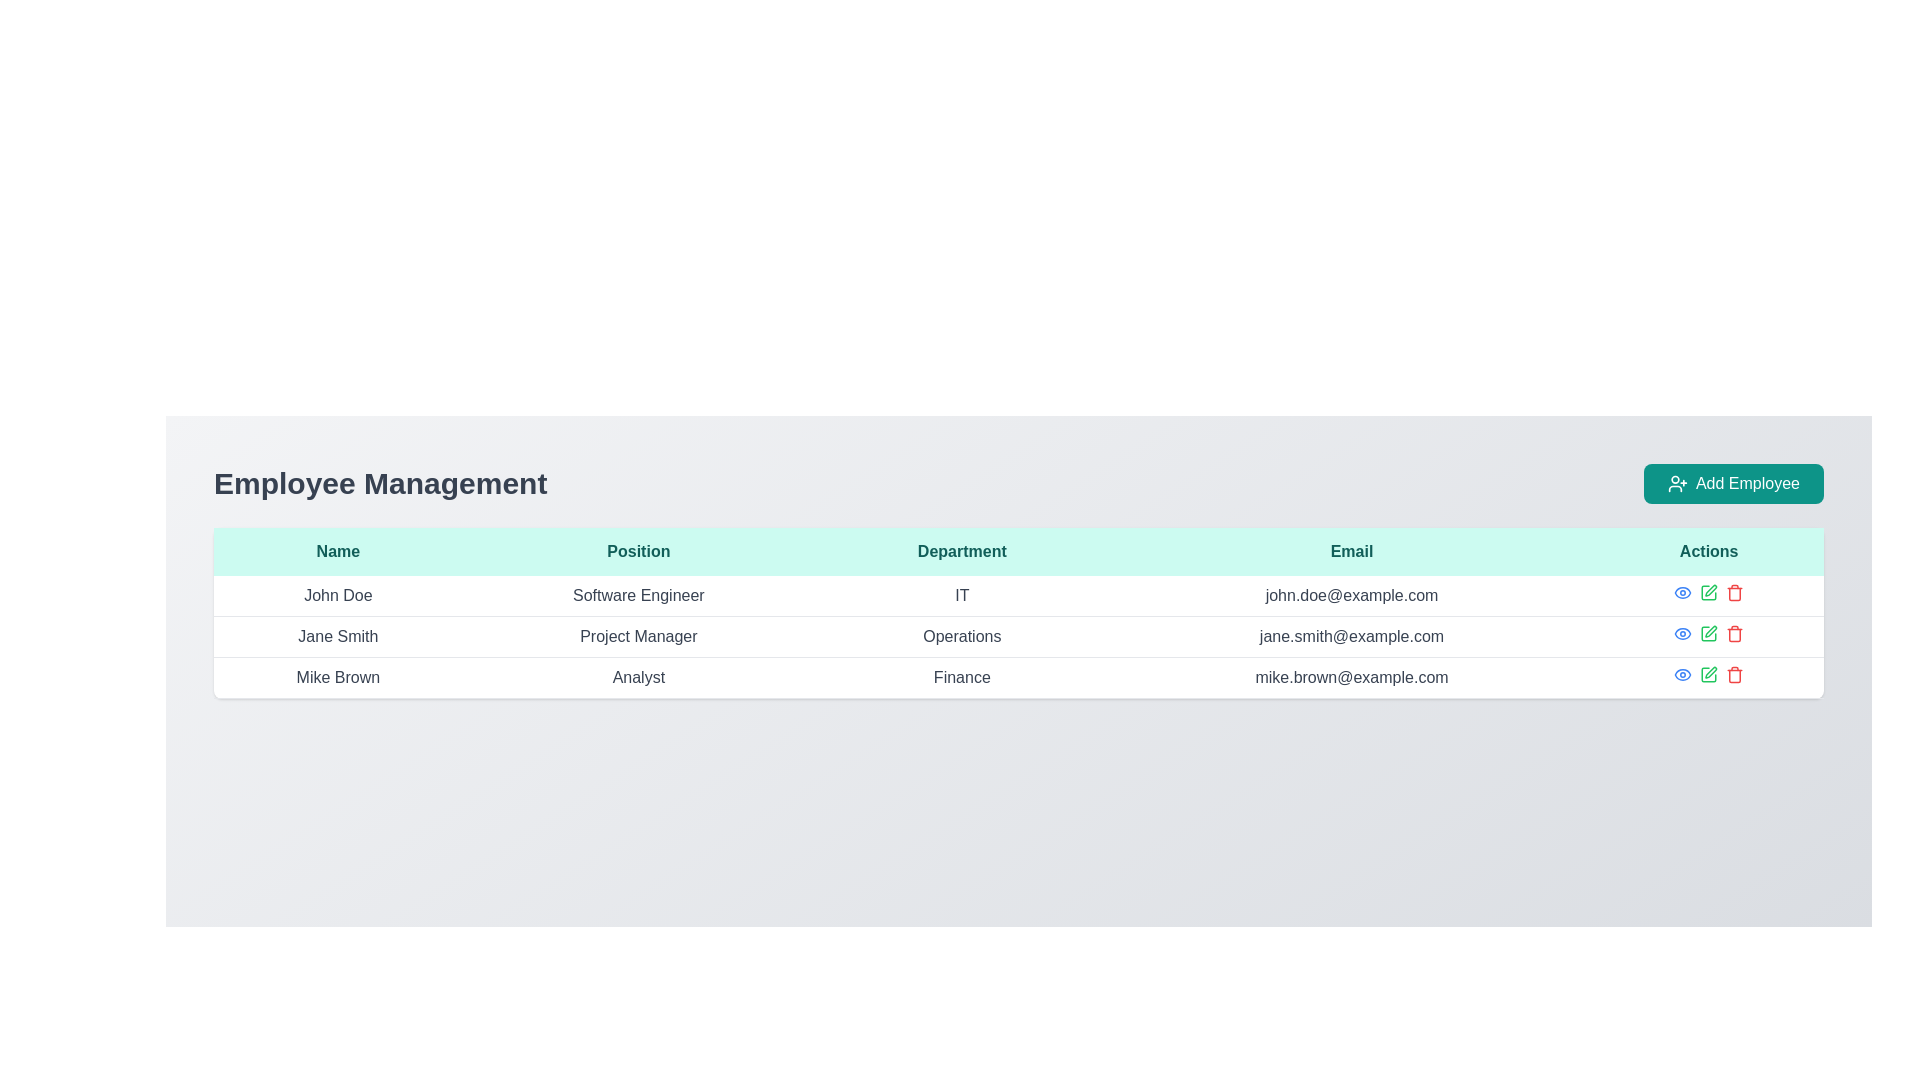  Describe the element at coordinates (1710, 589) in the screenshot. I see `the edit action button located in the 'Actions' column of the table for the employee 'Jane Smith'` at that location.